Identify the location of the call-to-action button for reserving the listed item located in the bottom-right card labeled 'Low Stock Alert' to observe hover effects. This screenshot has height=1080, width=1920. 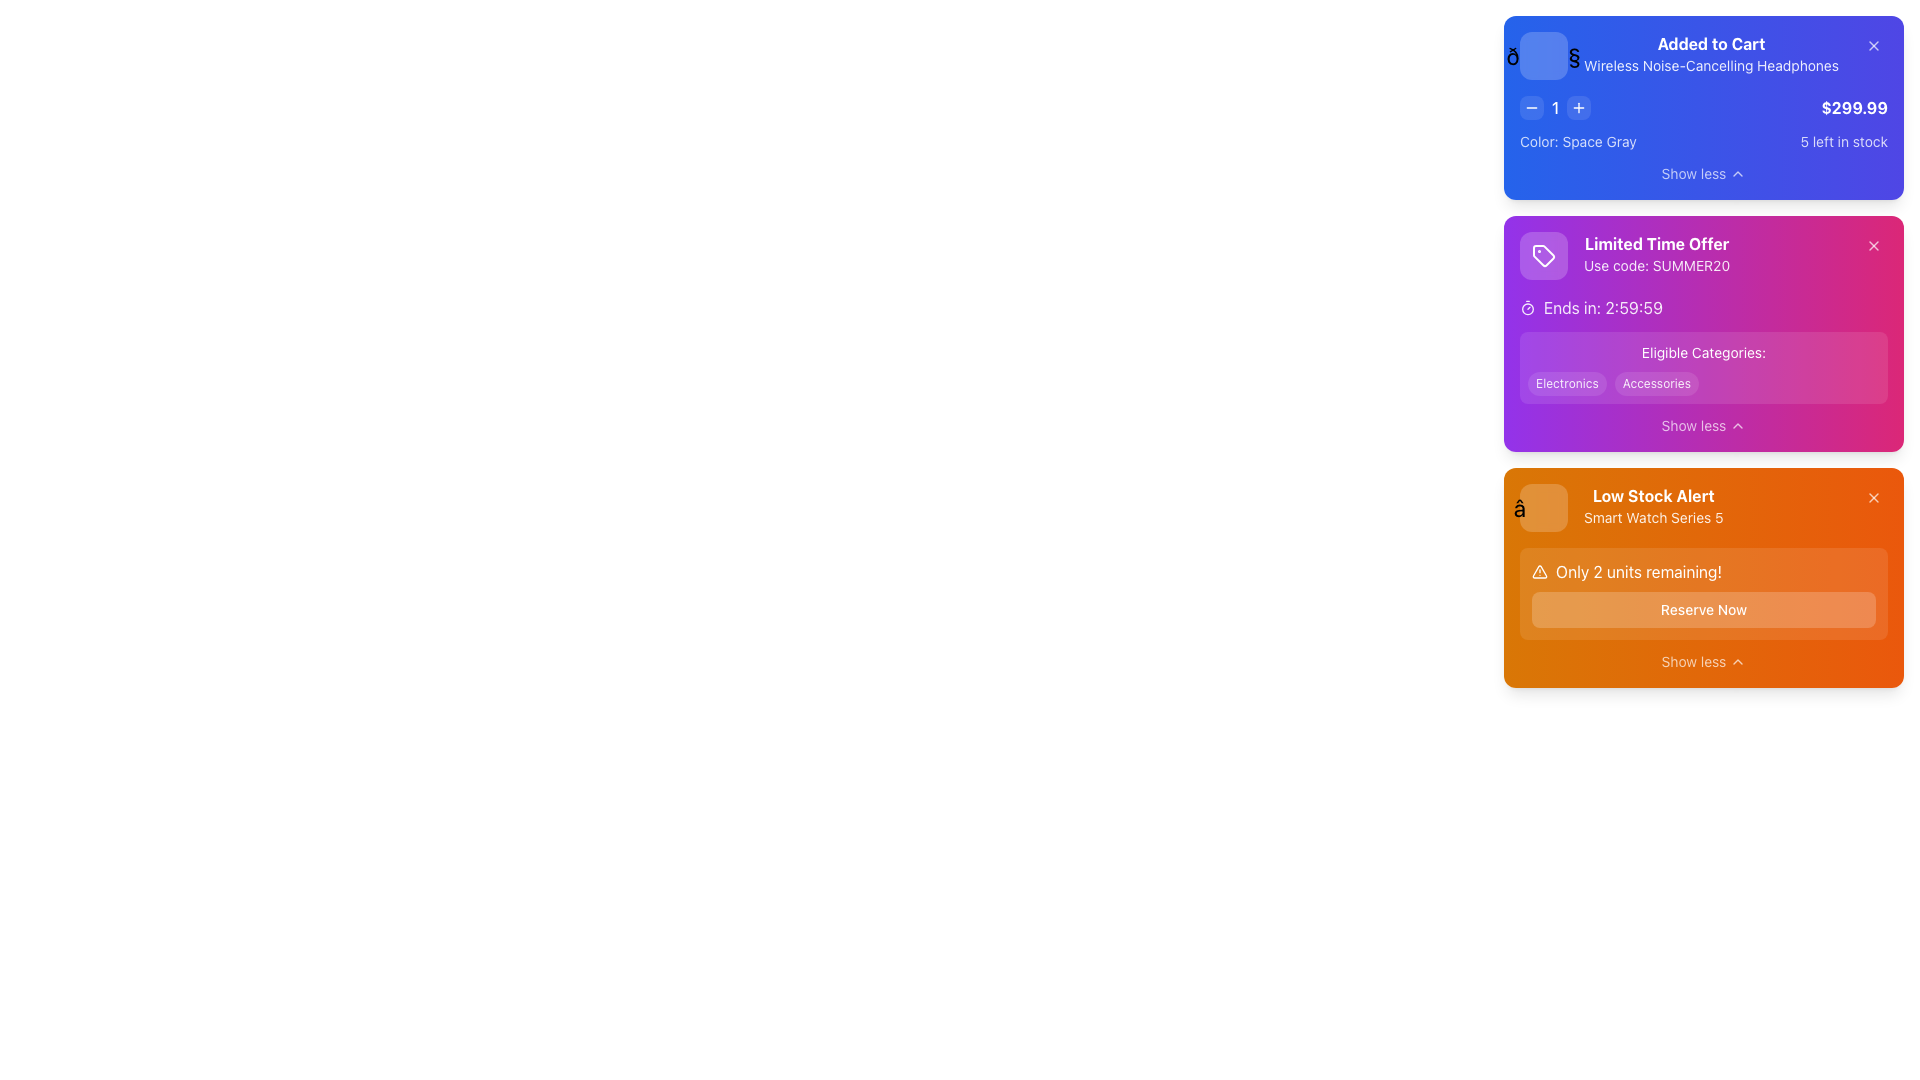
(1703, 608).